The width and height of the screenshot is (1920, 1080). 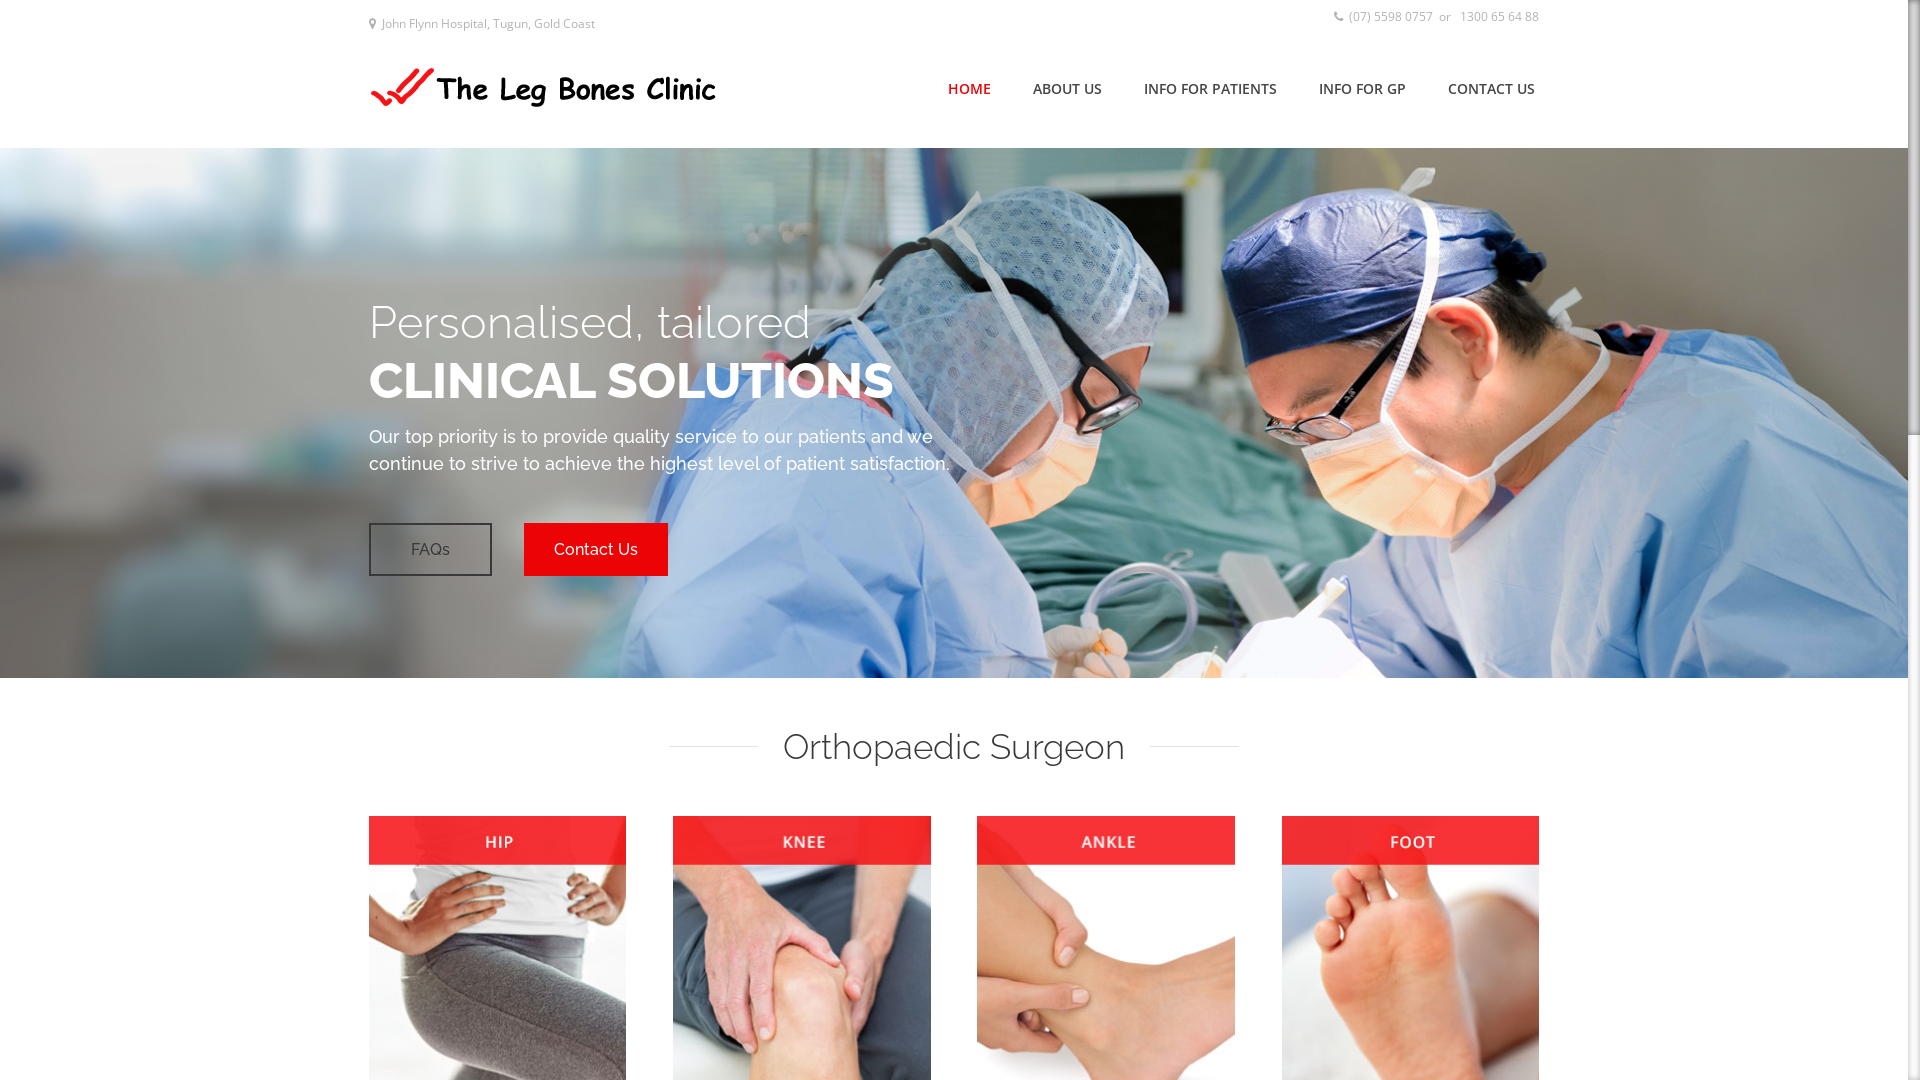 I want to click on '  John Flynn Hospital, Tugun, Gold Coast', so click(x=481, y=23).